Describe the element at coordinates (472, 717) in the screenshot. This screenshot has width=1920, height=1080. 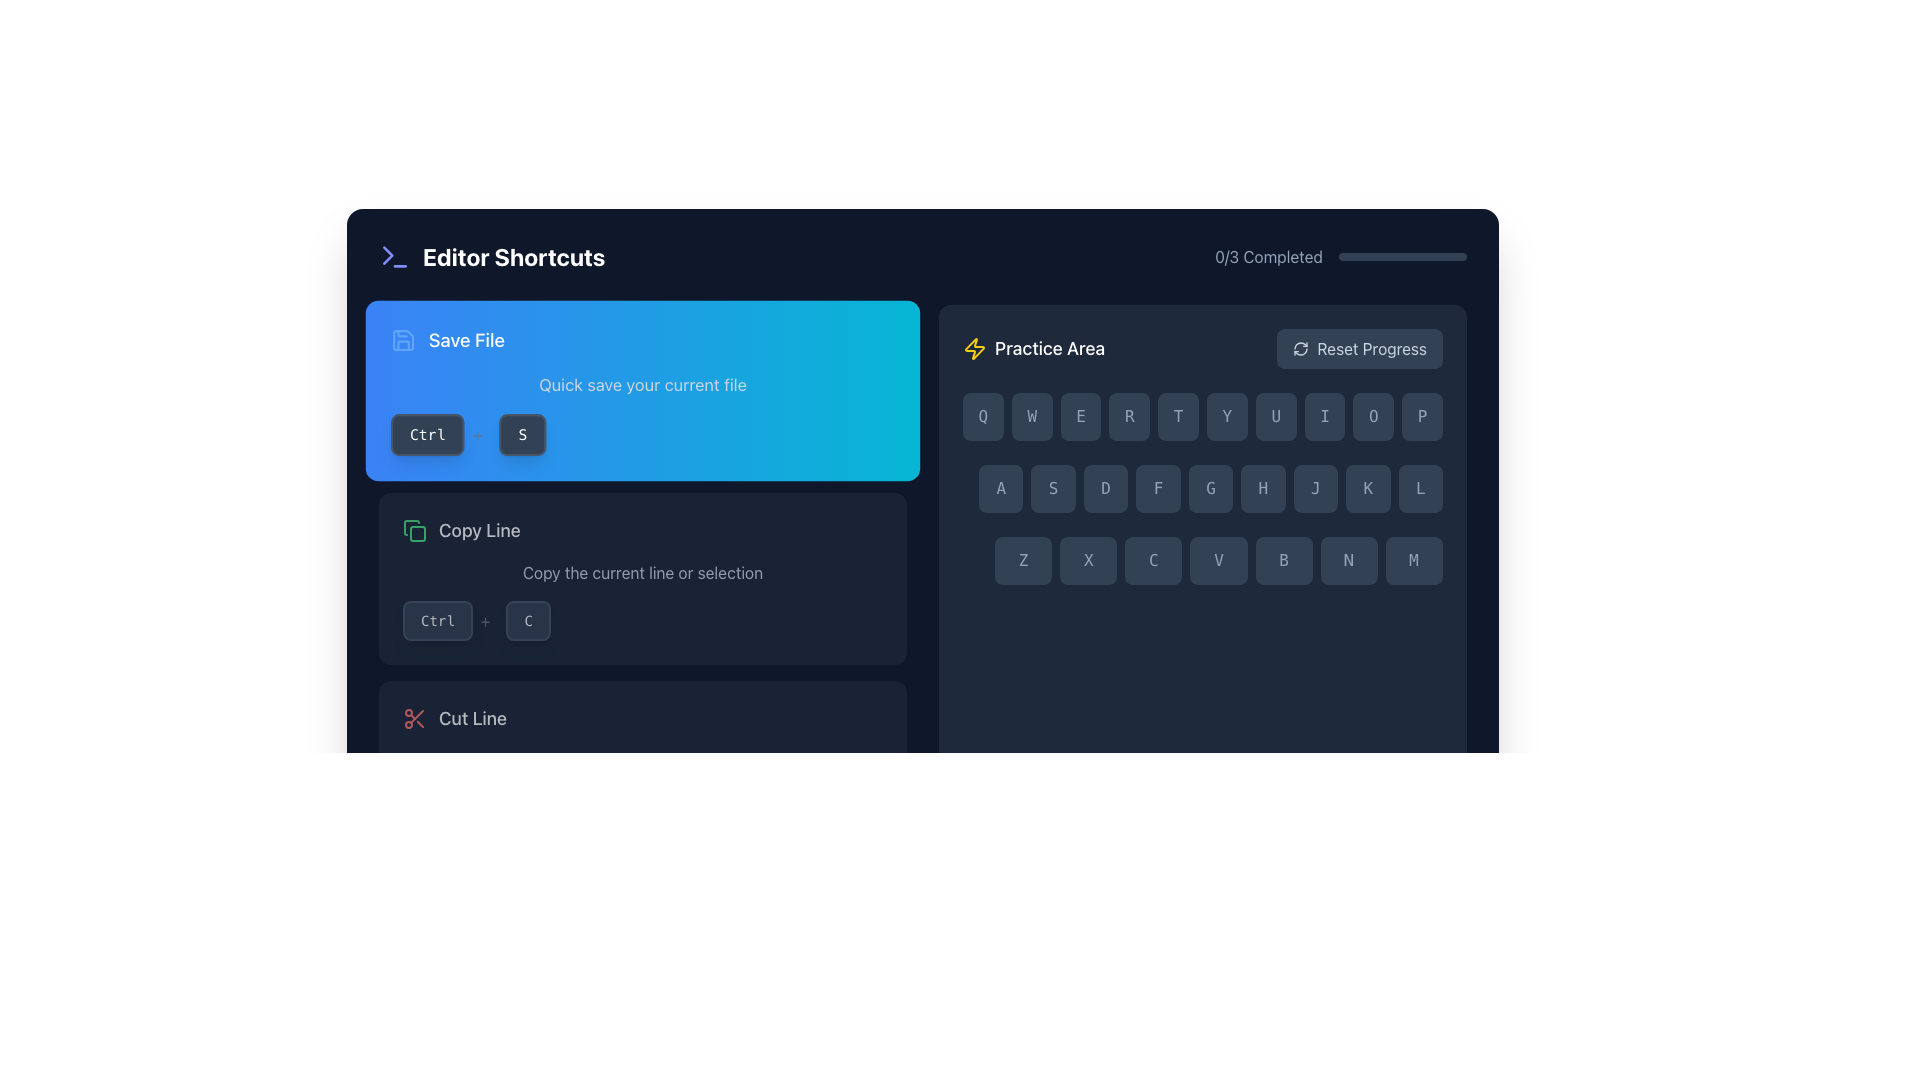
I see `the 'Cut Line' label text, which describes the function for cutting the current line in the text editor, located in the bottom section of the interface to the right of the red scissors icon` at that location.